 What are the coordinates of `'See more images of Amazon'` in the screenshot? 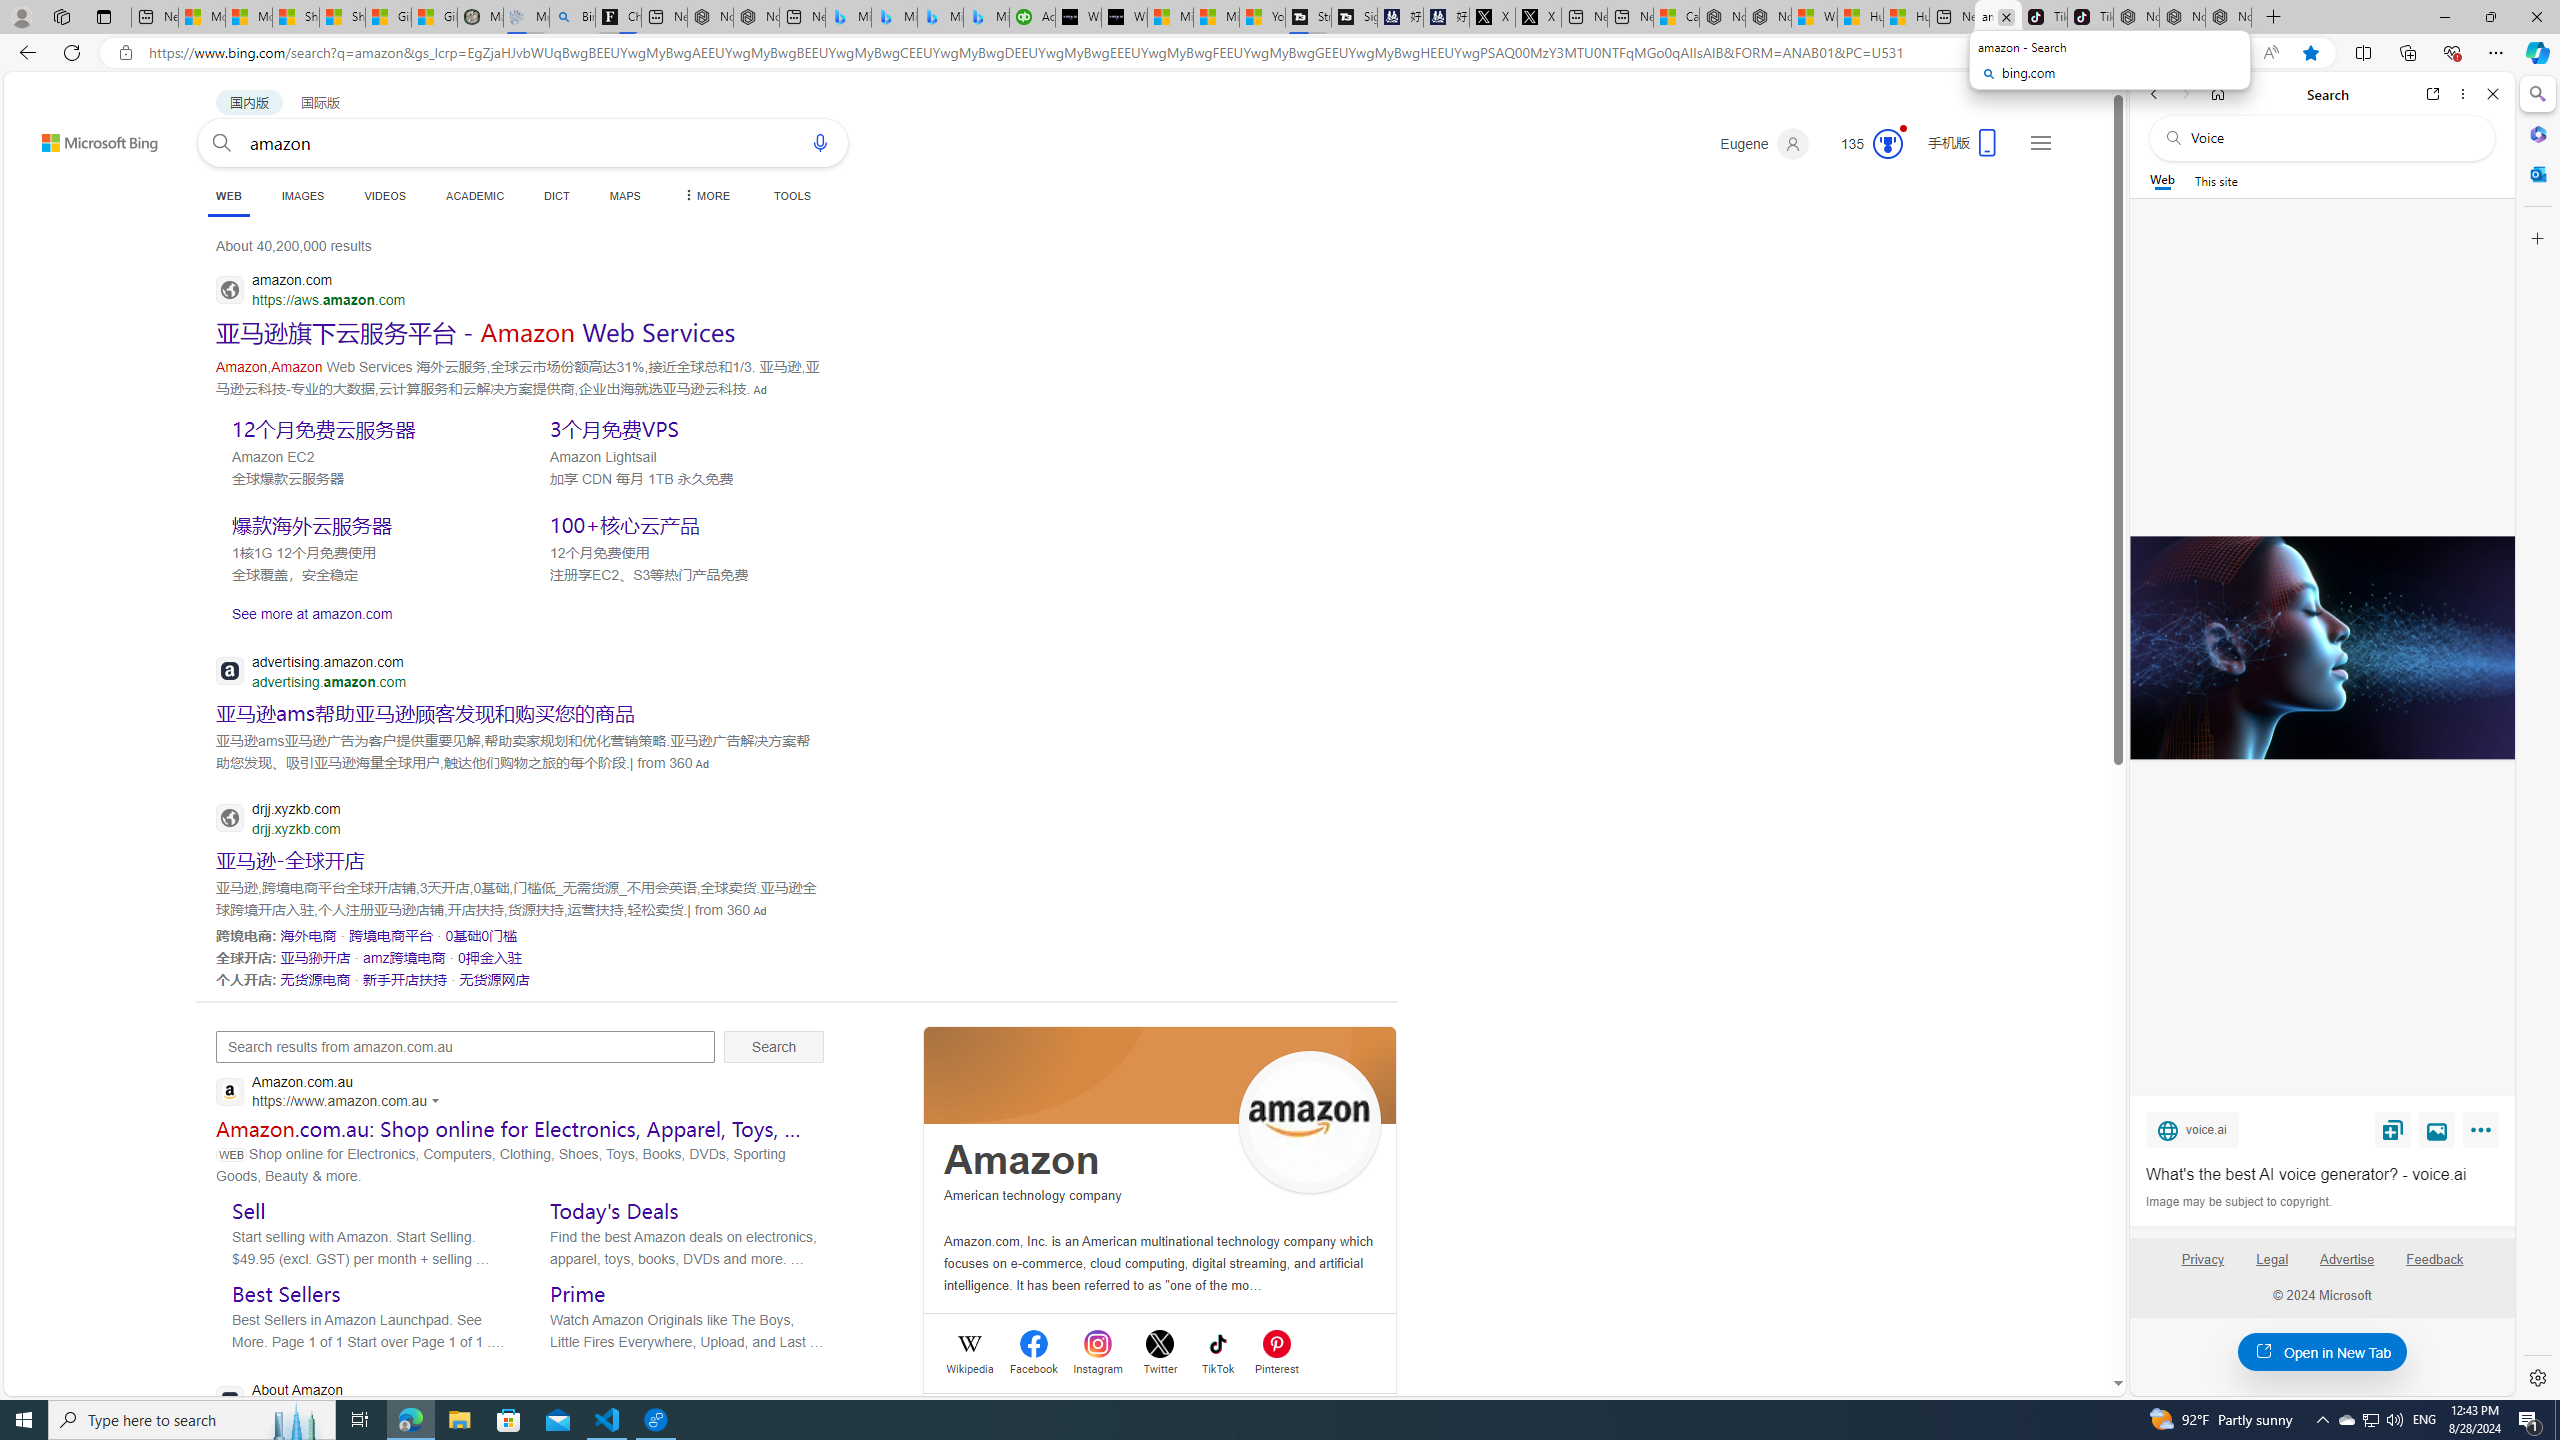 It's located at (1309, 1122).